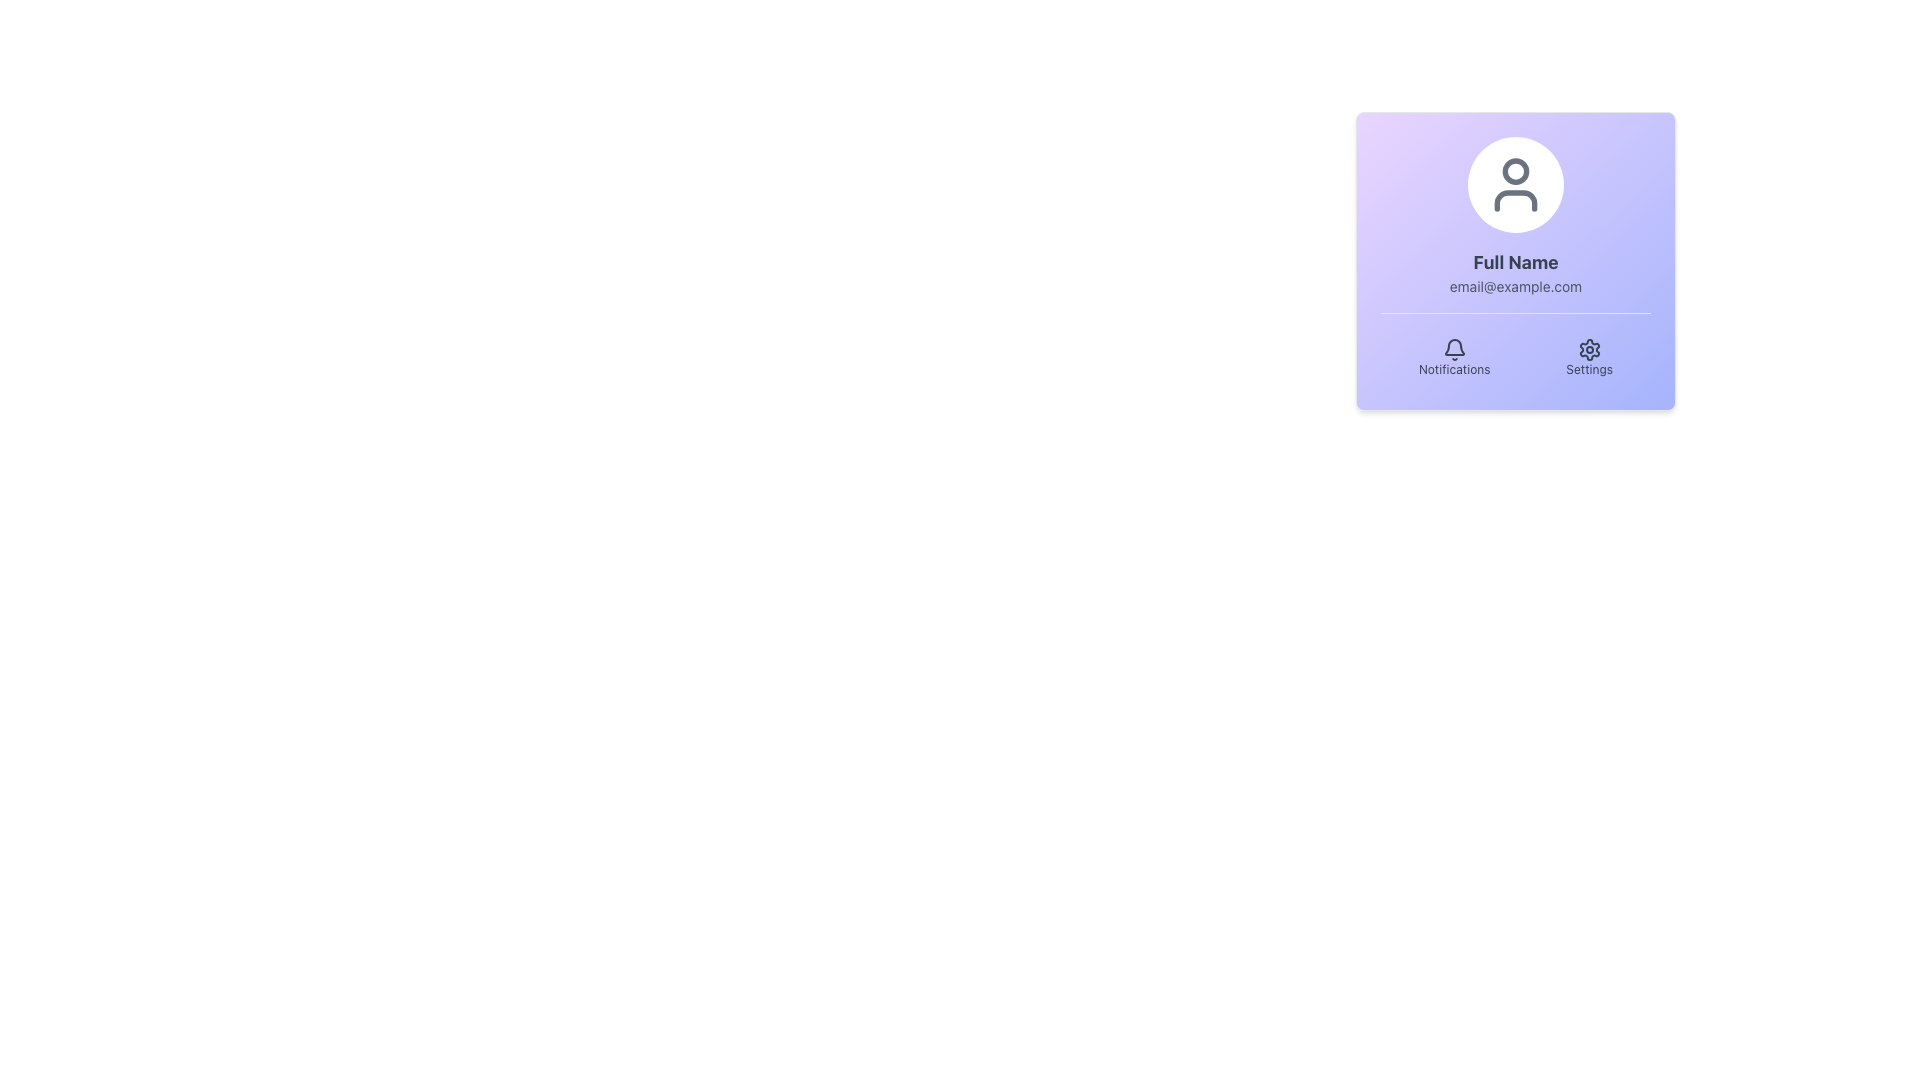 Image resolution: width=1920 pixels, height=1080 pixels. What do you see at coordinates (1516, 169) in the screenshot?
I see `the Circle element that represents the face within the user icon at the top of the card` at bounding box center [1516, 169].